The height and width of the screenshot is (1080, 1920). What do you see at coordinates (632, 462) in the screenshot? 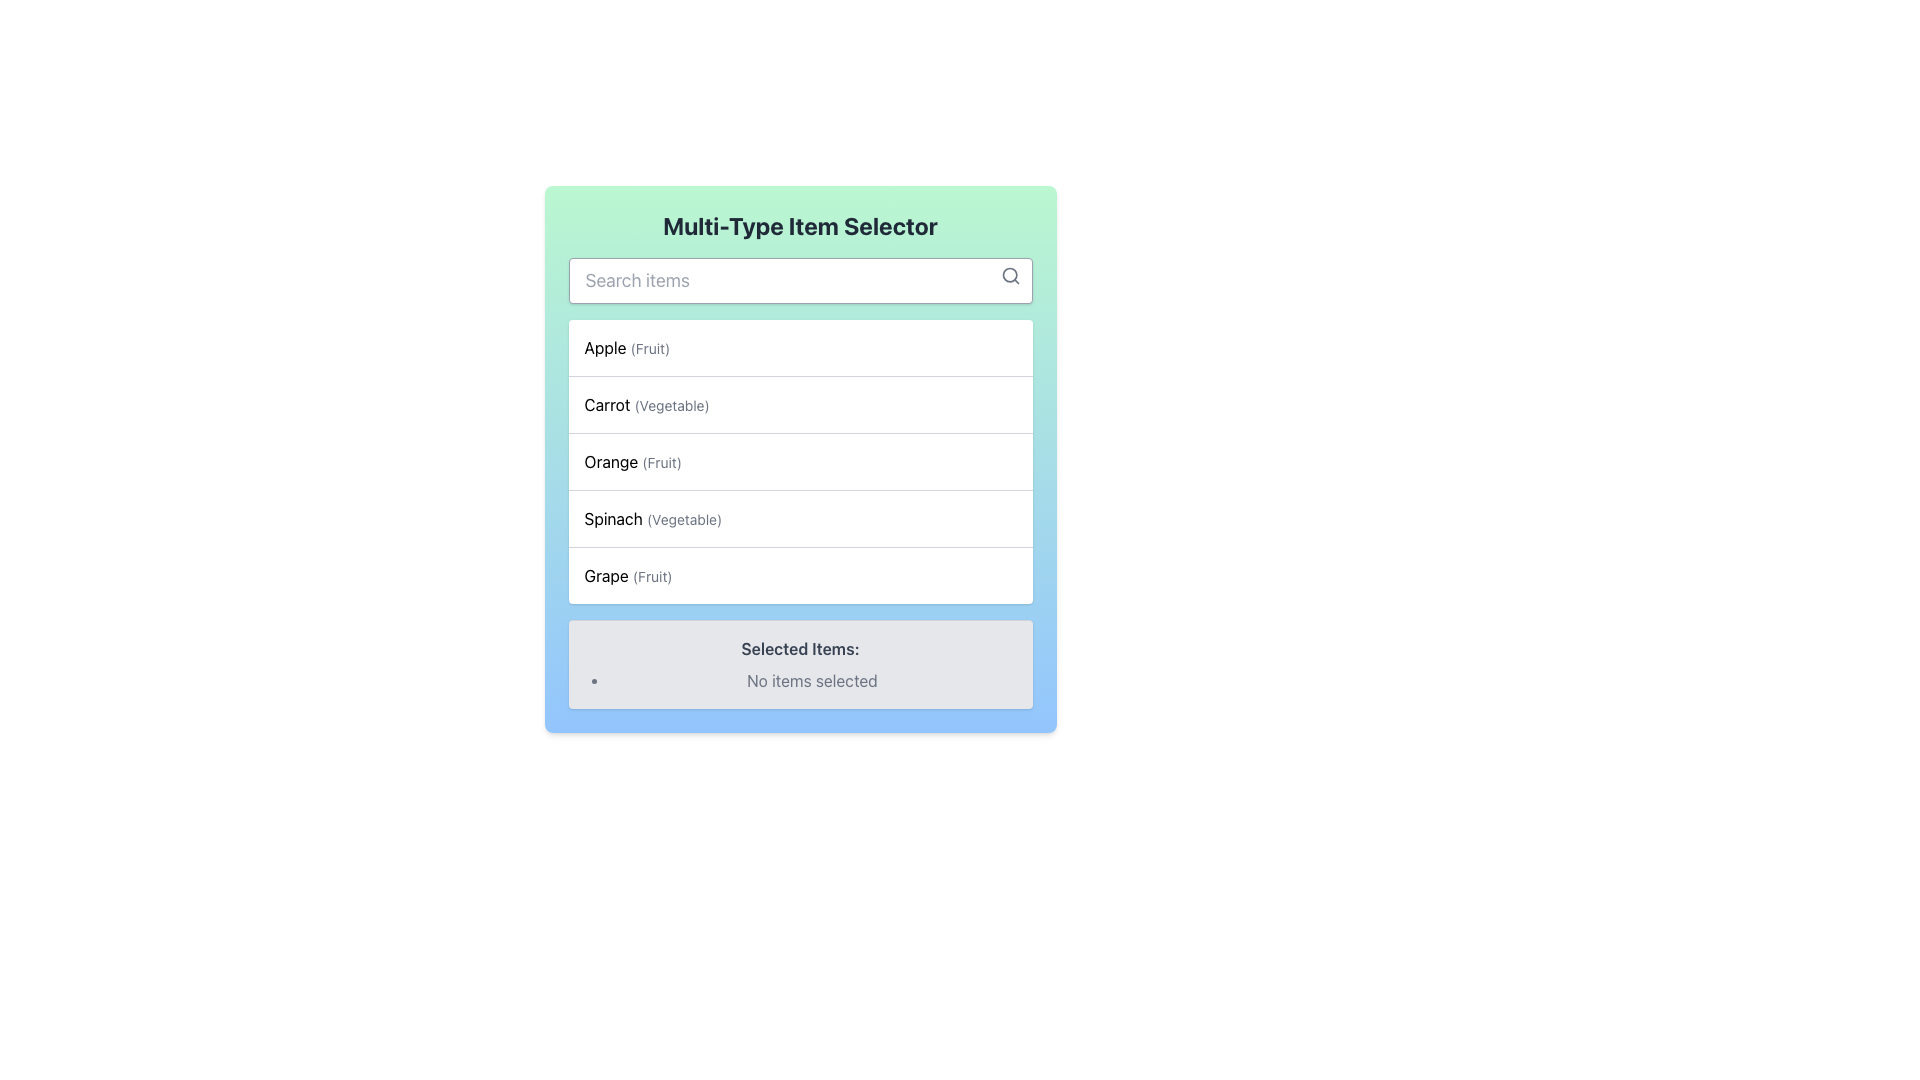
I see `the list item text displaying 'Orange (Fruit)' which is the third item in the vertically stacked list of selectable menu options` at bounding box center [632, 462].